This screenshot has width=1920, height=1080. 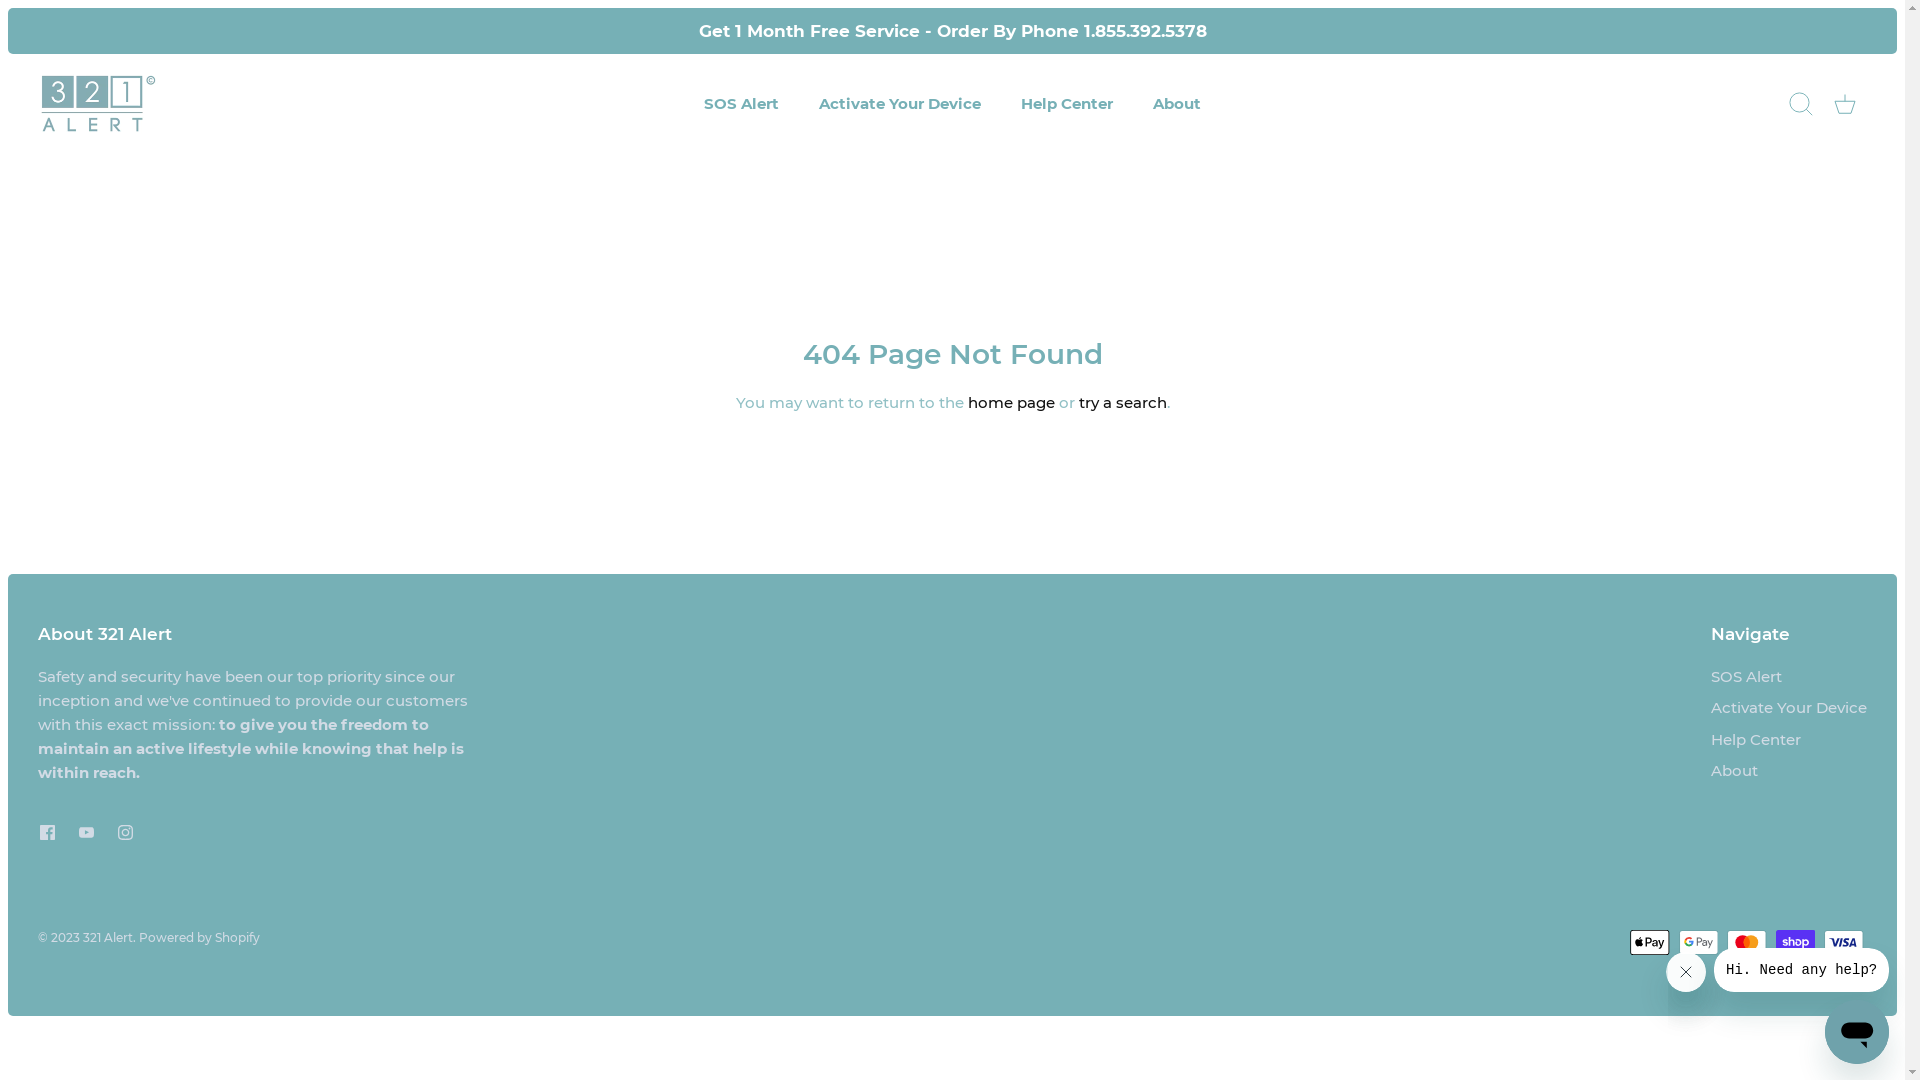 What do you see at coordinates (1745, 675) in the screenshot?
I see `'SOS Alert'` at bounding box center [1745, 675].